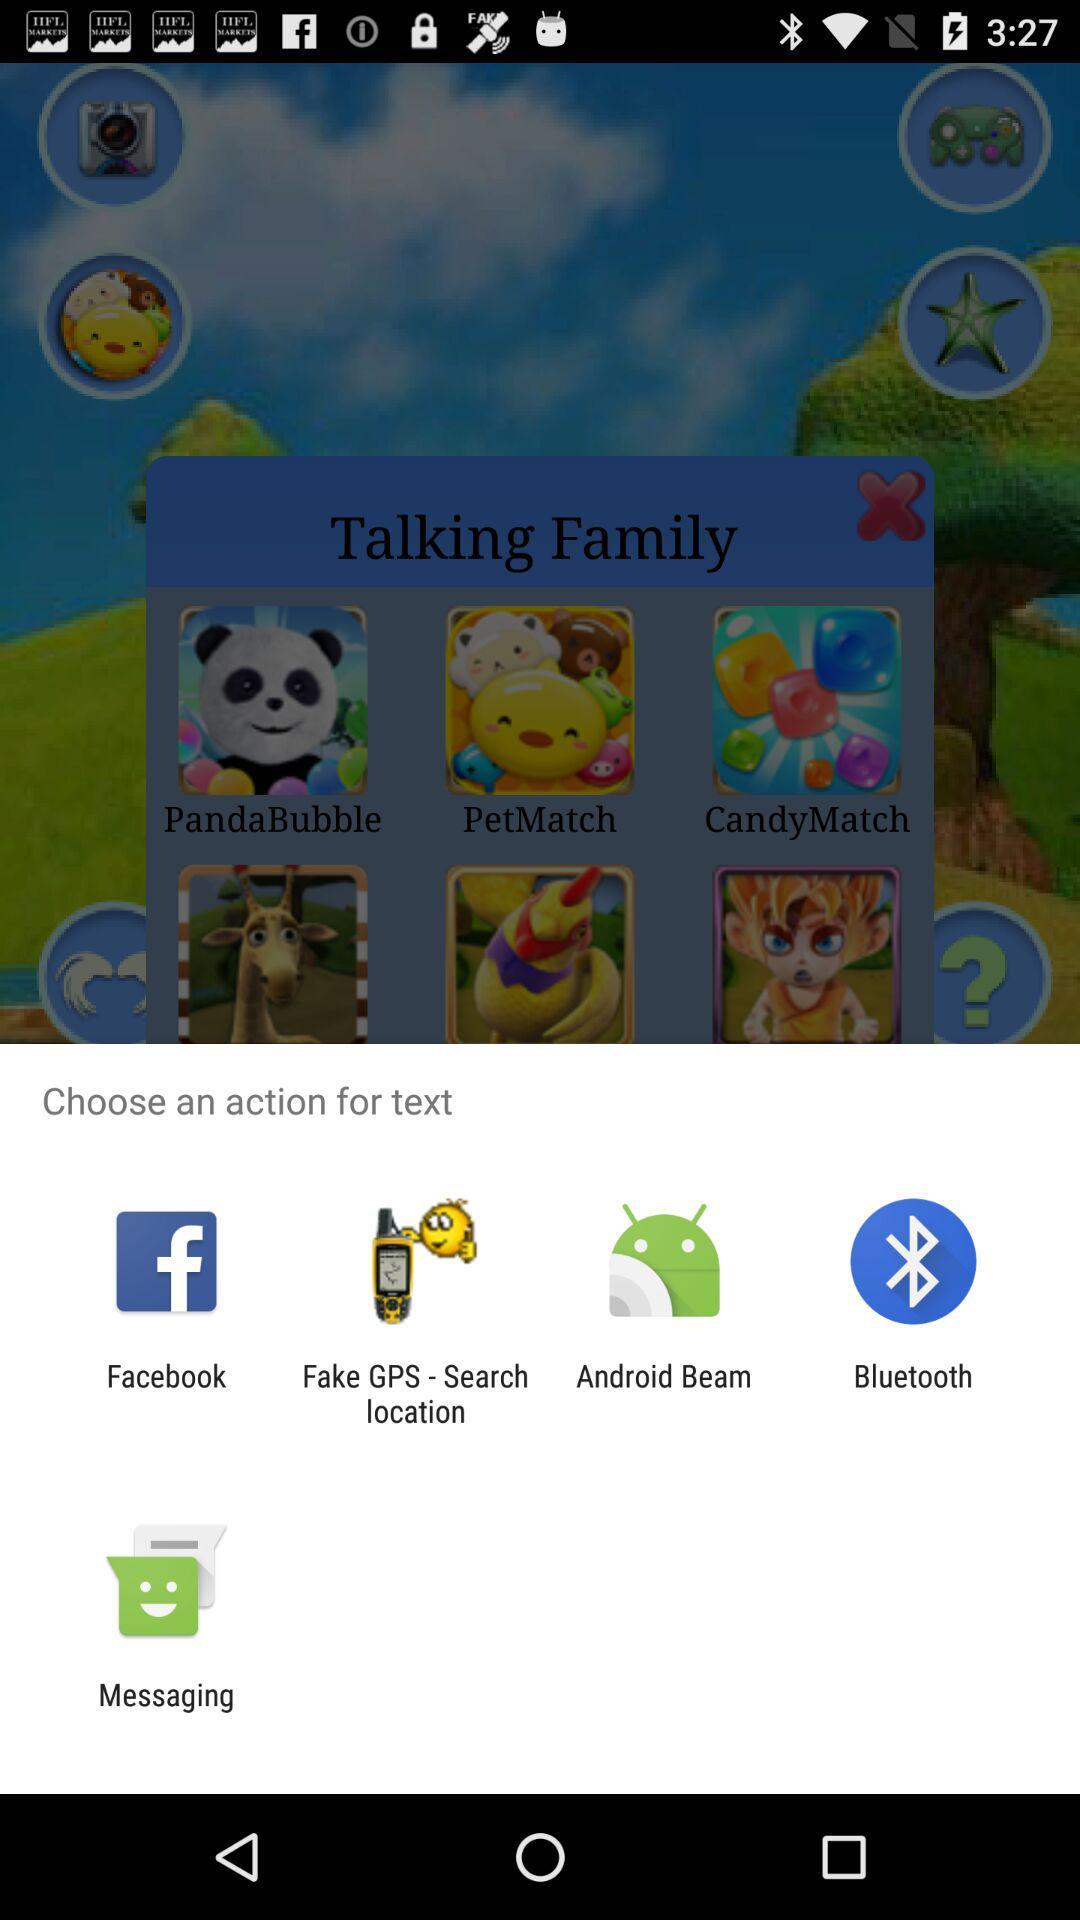  I want to click on the app next to bluetooth app, so click(664, 1392).